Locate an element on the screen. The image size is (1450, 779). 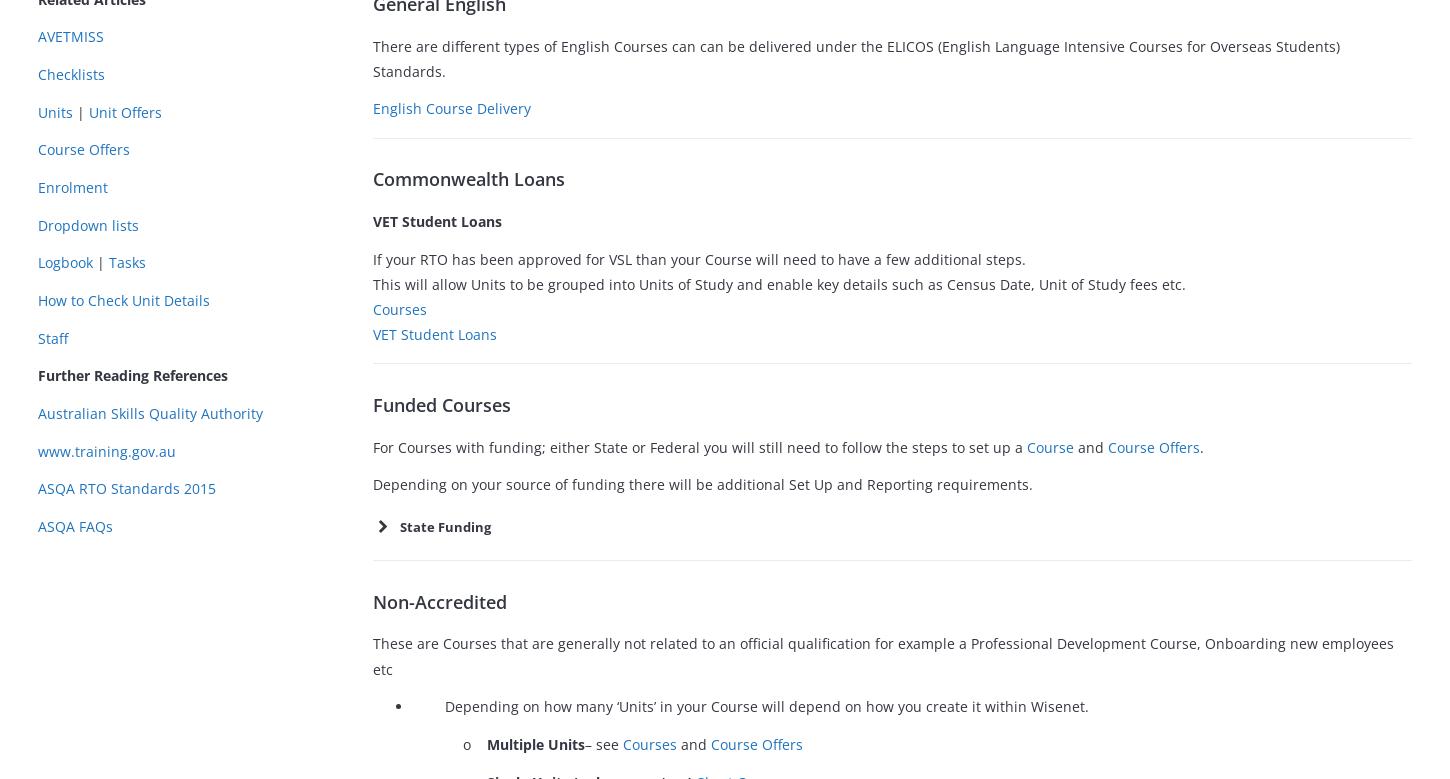
'– see' is located at coordinates (604, 742).